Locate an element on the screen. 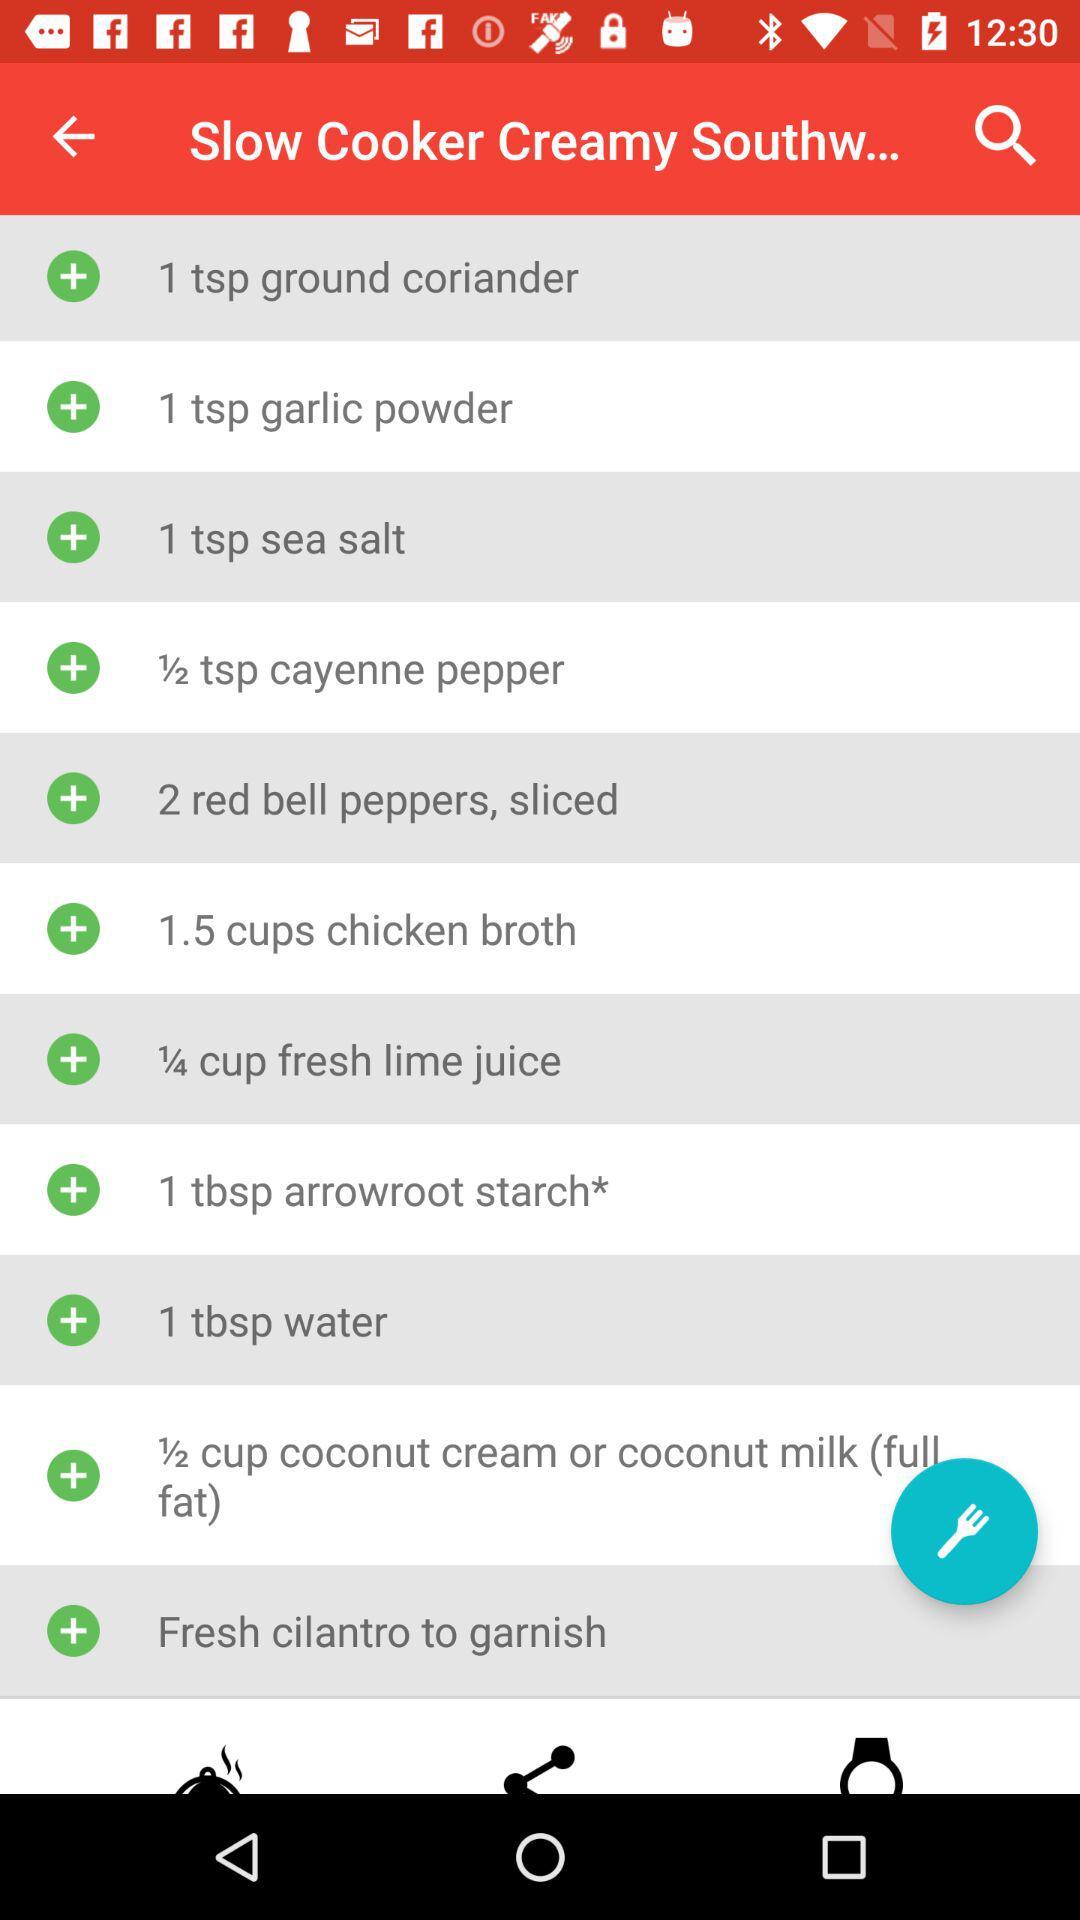  menu toggle is located at coordinates (963, 1530).